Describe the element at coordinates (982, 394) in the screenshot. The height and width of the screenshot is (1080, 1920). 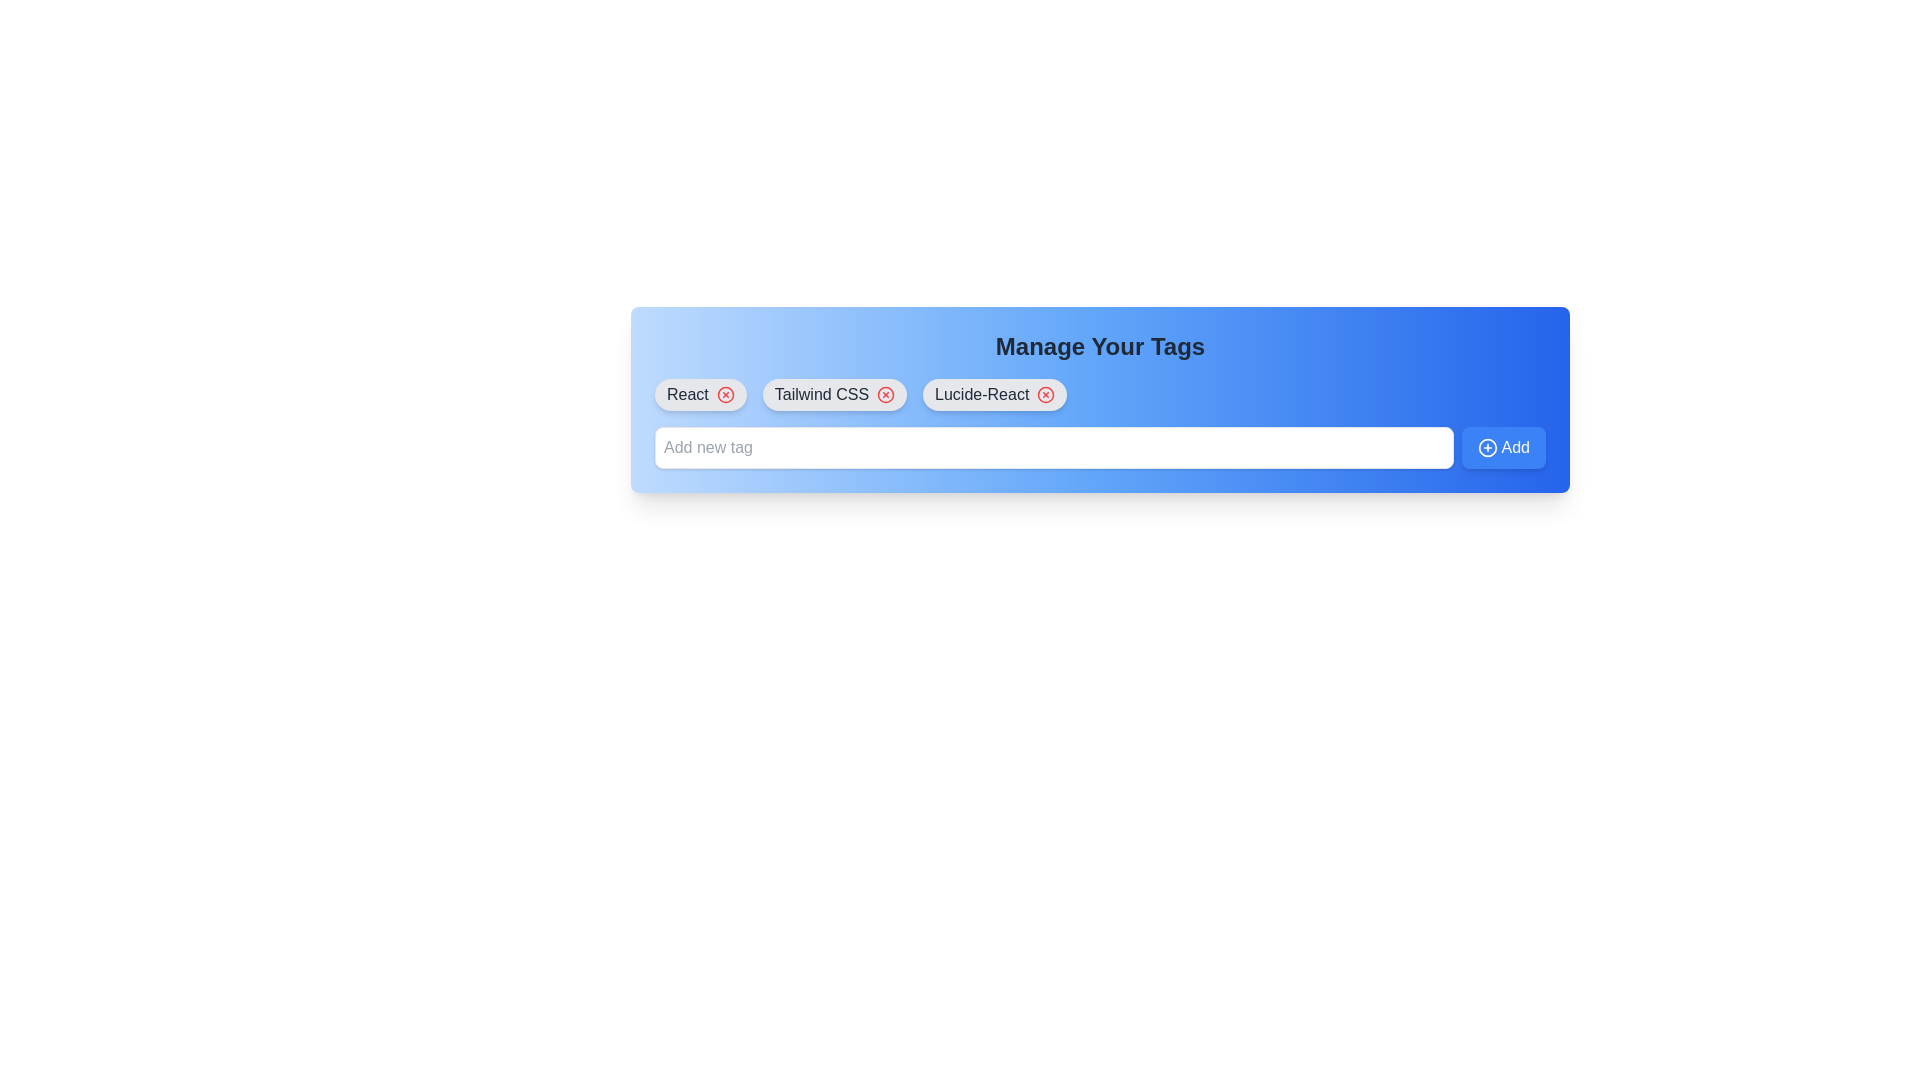
I see `the text label displaying 'Lucide-React' in gray color` at that location.